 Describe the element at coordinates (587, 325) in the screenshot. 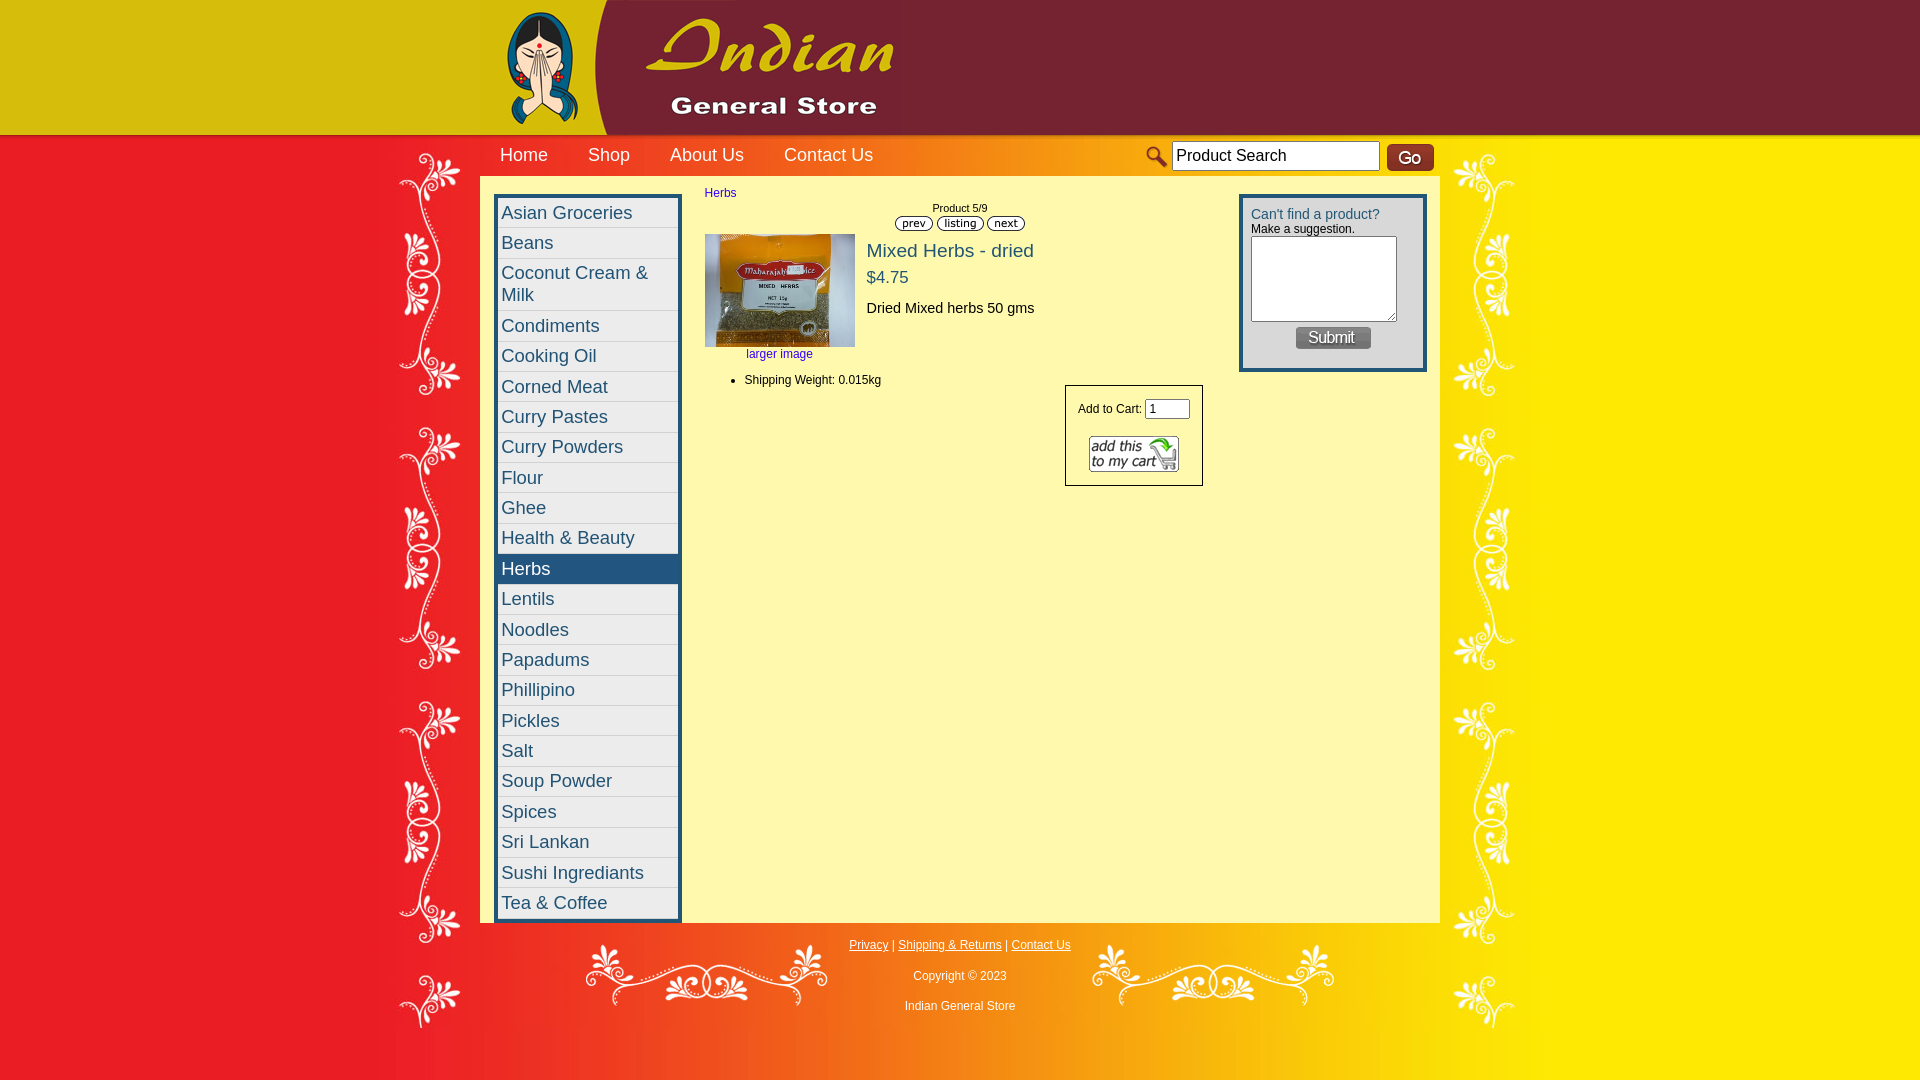

I see `'Condiments'` at that location.